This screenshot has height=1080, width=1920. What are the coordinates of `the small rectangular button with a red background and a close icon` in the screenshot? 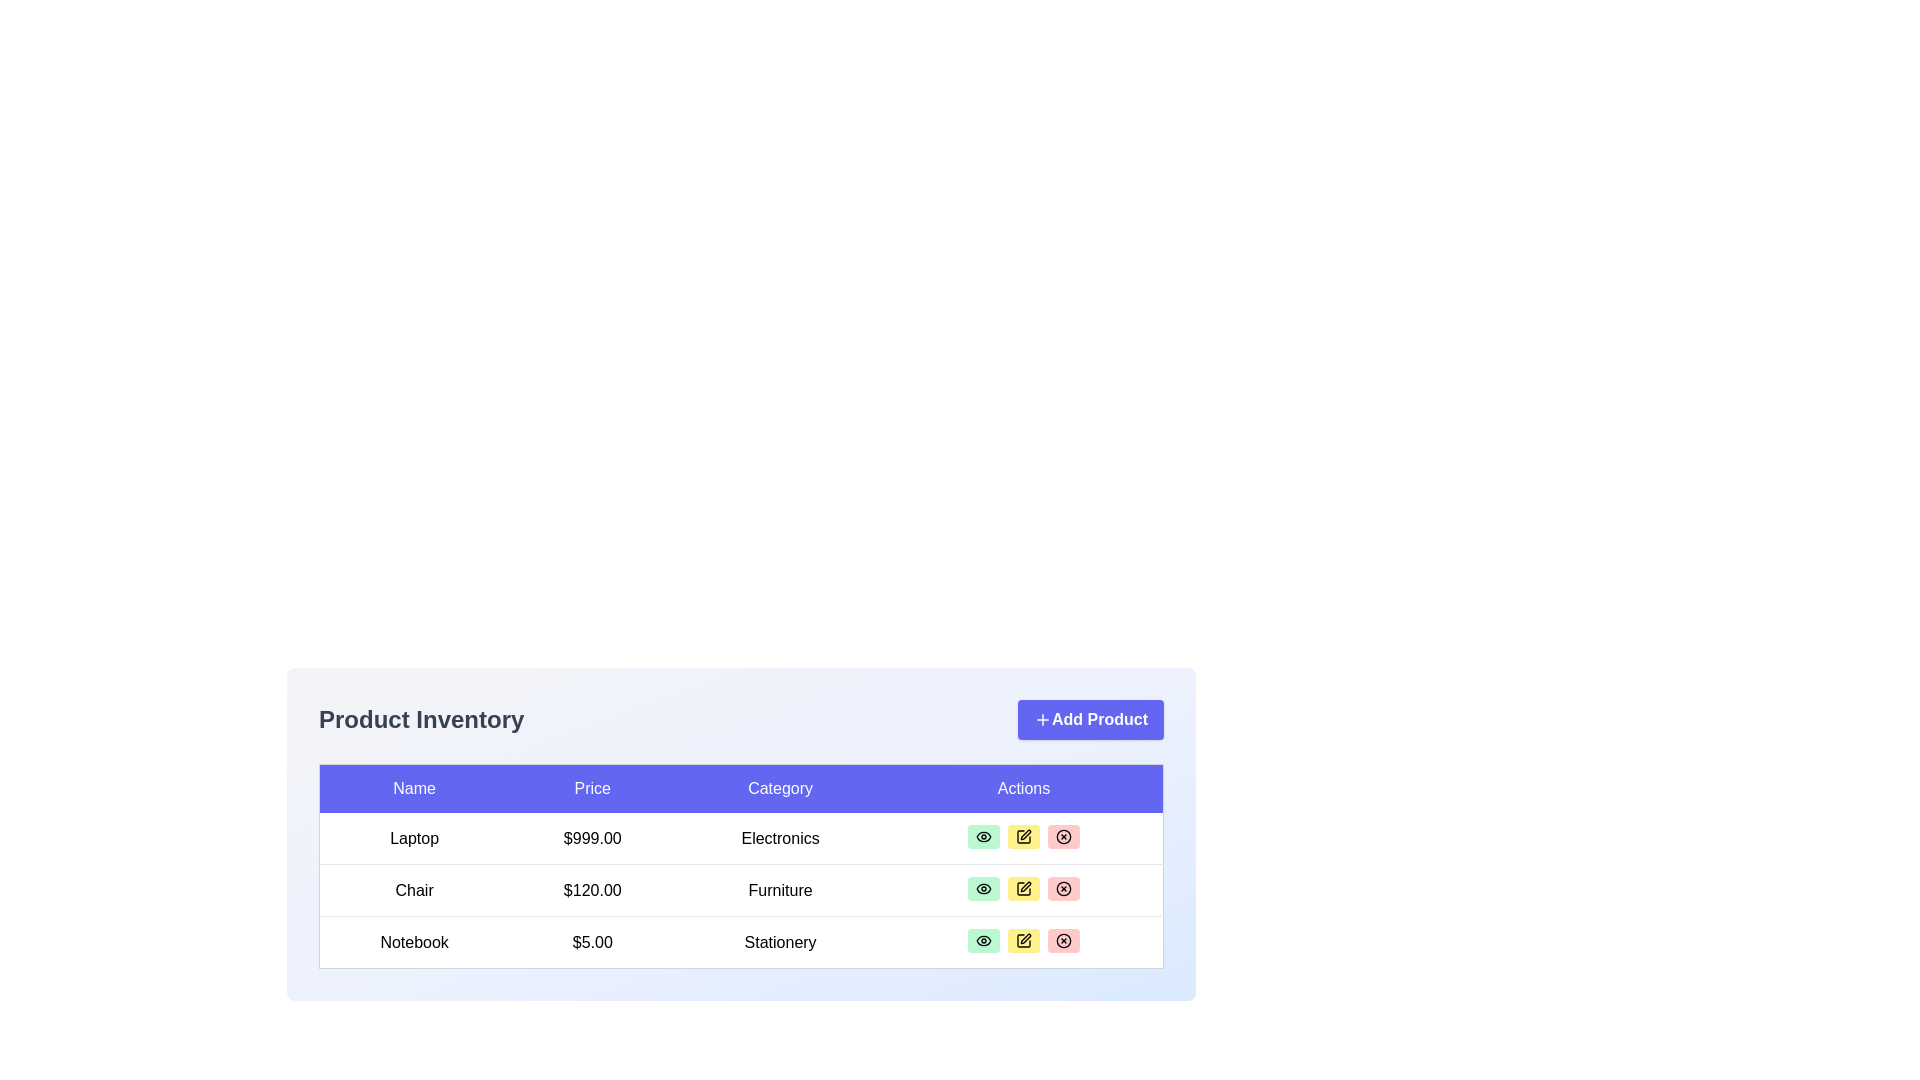 It's located at (1062, 837).